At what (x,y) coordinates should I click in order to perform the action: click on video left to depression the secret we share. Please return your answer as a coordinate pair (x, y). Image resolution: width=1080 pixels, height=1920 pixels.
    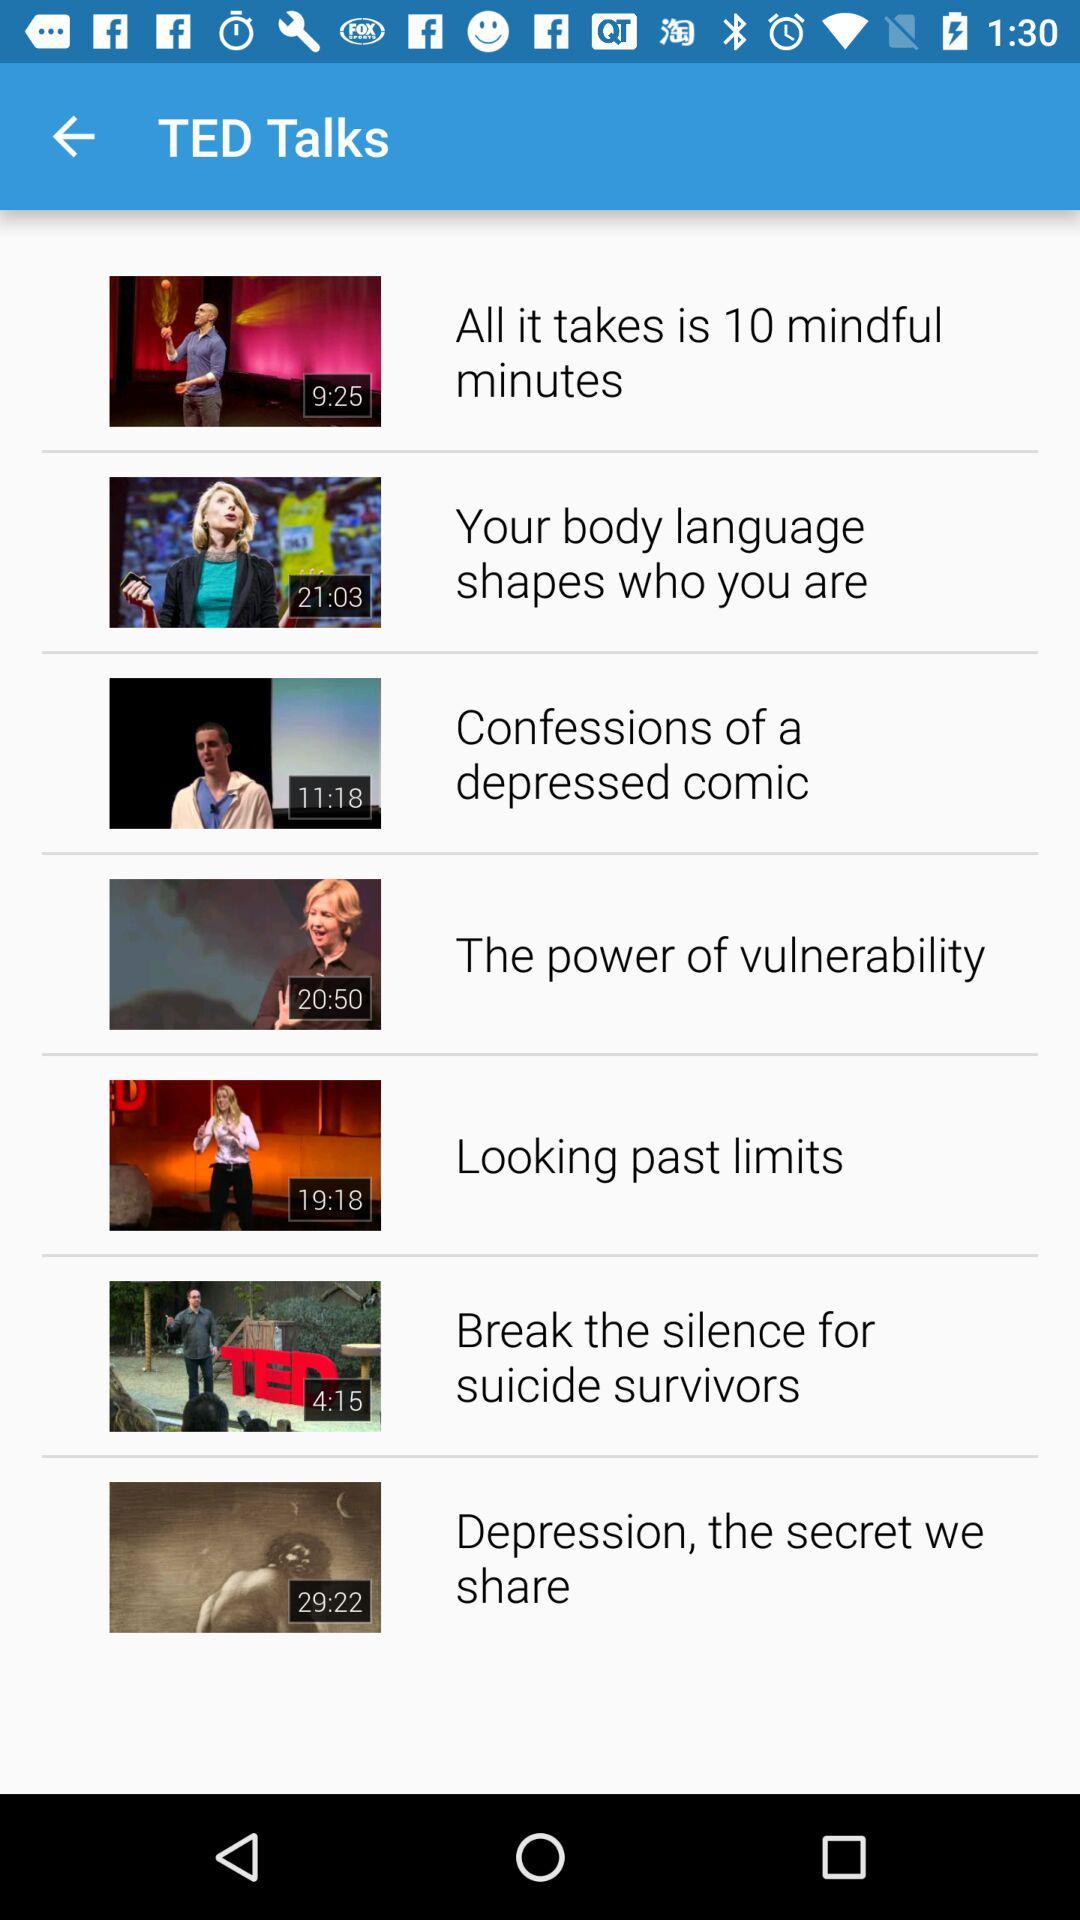
    Looking at the image, I should click on (244, 1556).